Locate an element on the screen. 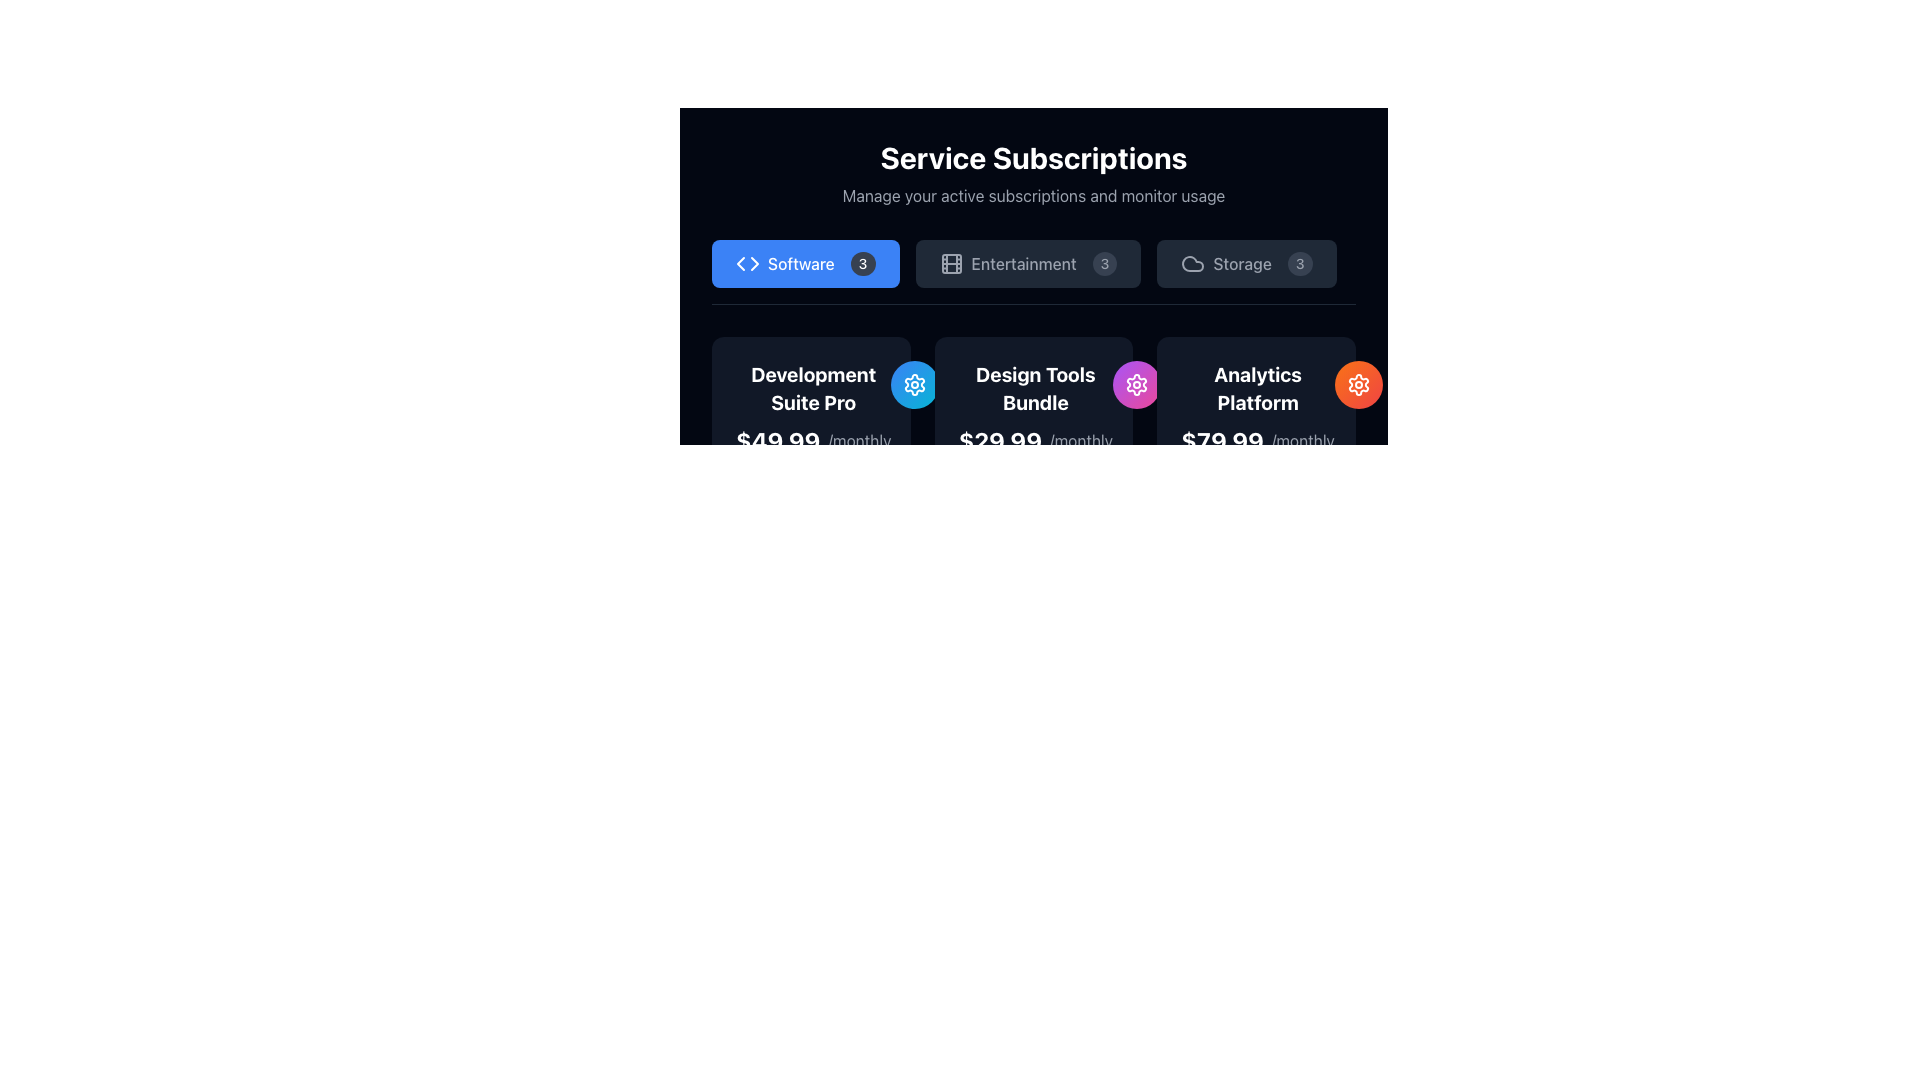 The image size is (1920, 1080). the informational text block that states 'Manage your active subscriptions and monitor usage', styled in gray and located beneath the 'Service Subscriptions' header is located at coordinates (1033, 196).